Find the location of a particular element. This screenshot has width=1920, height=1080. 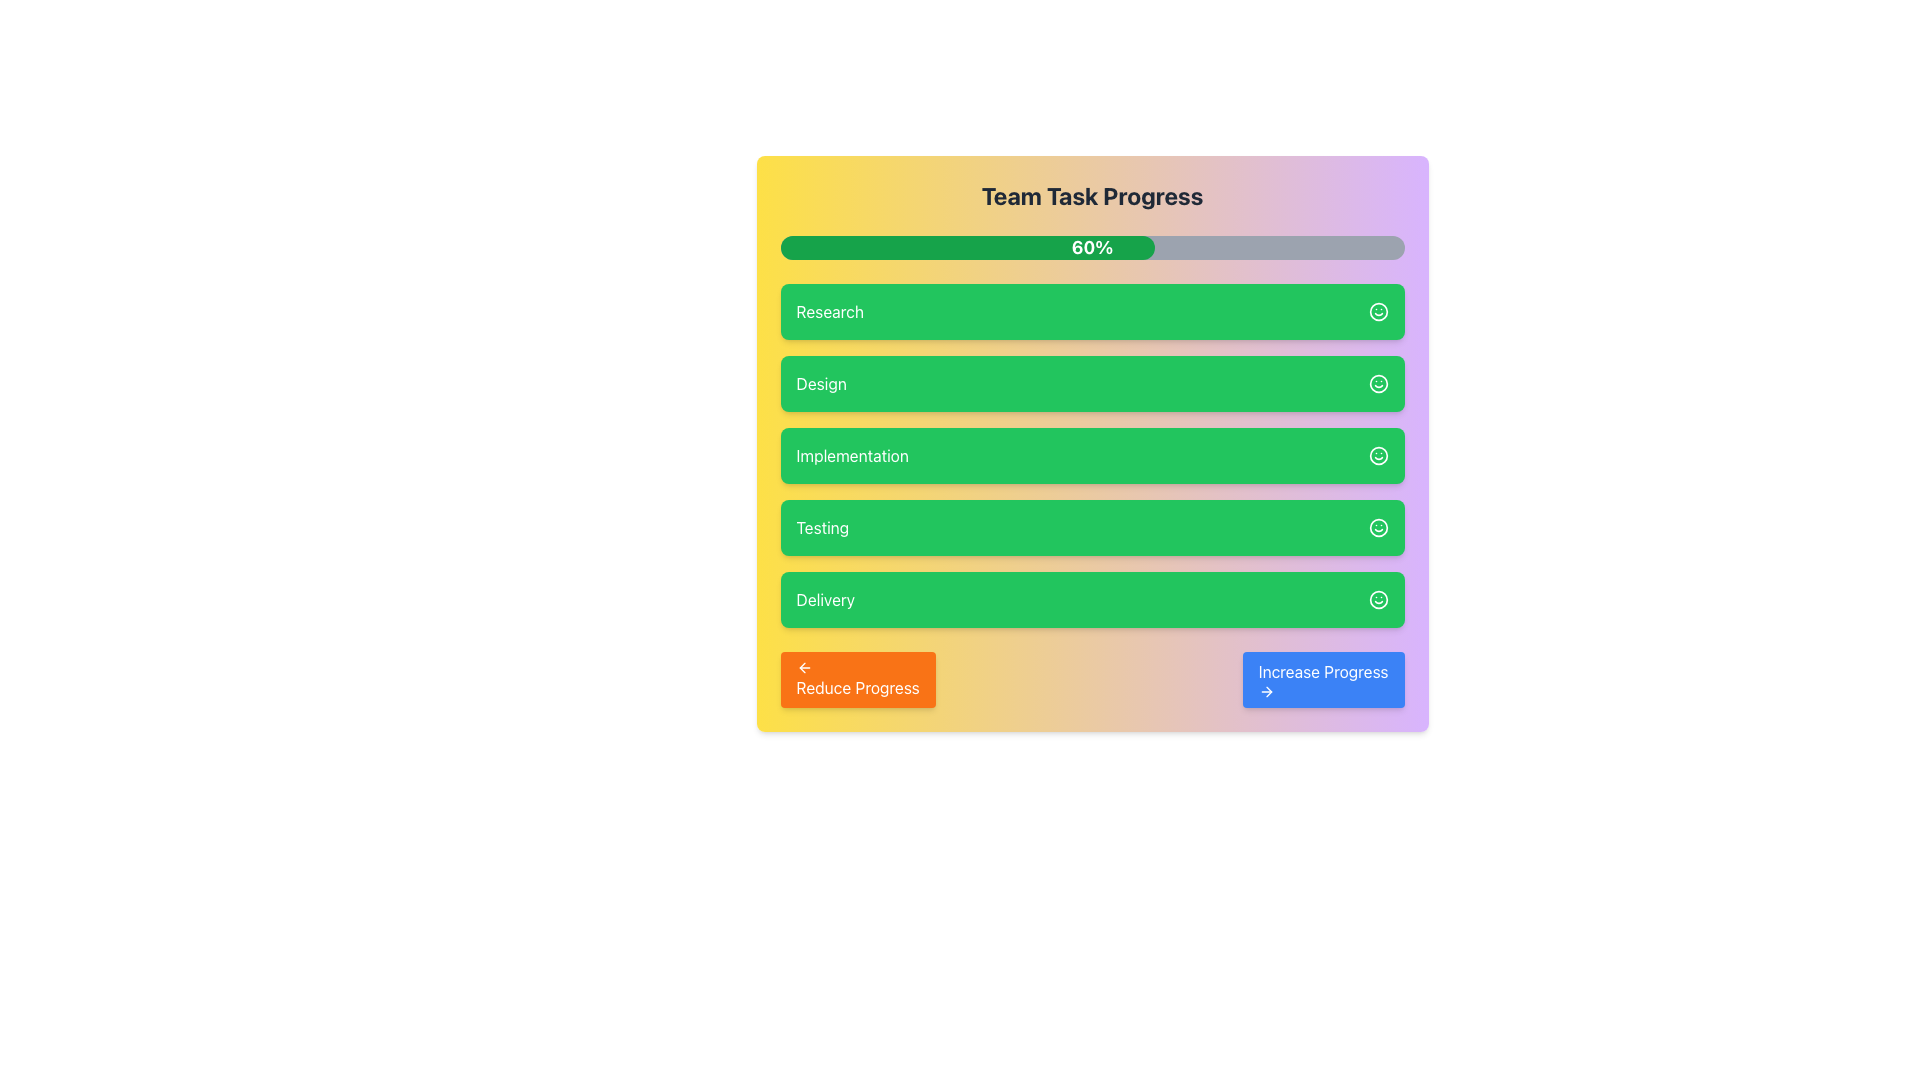

the fifth green button in a vertical list, which represents the 'Delivery' phase in a workflow is located at coordinates (1091, 599).